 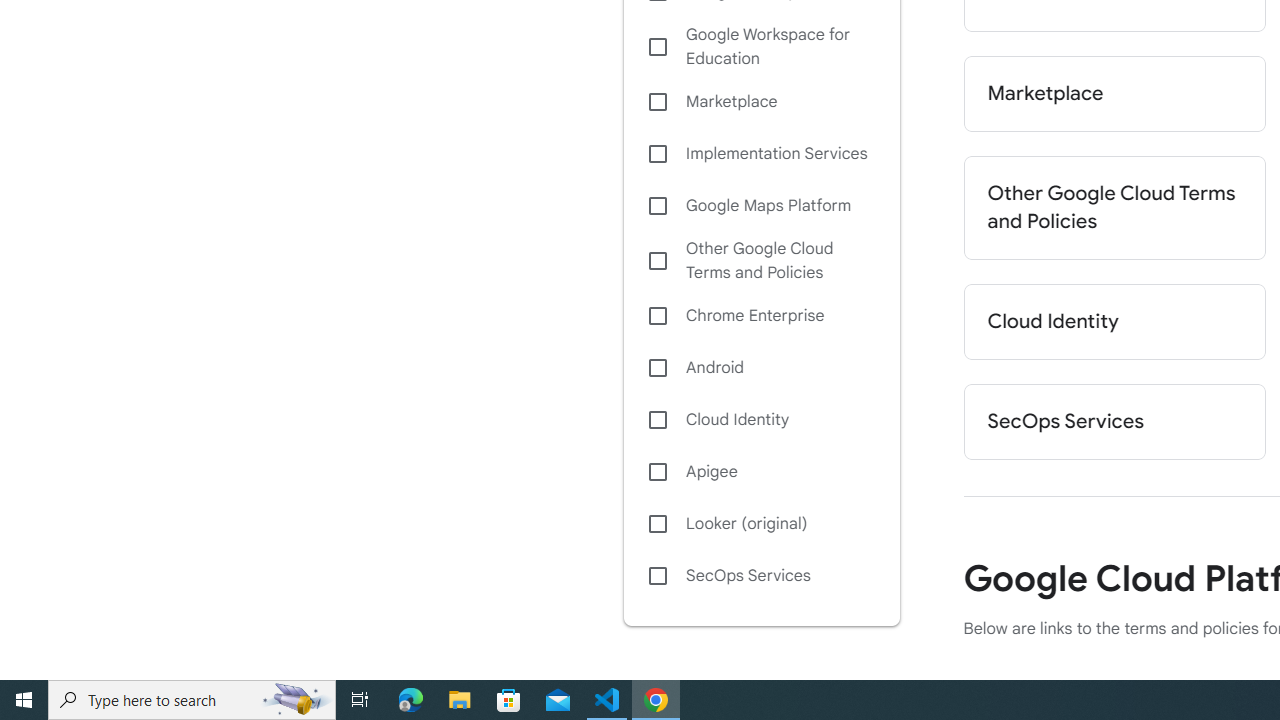 I want to click on 'Google Workspace for Education', so click(x=760, y=46).